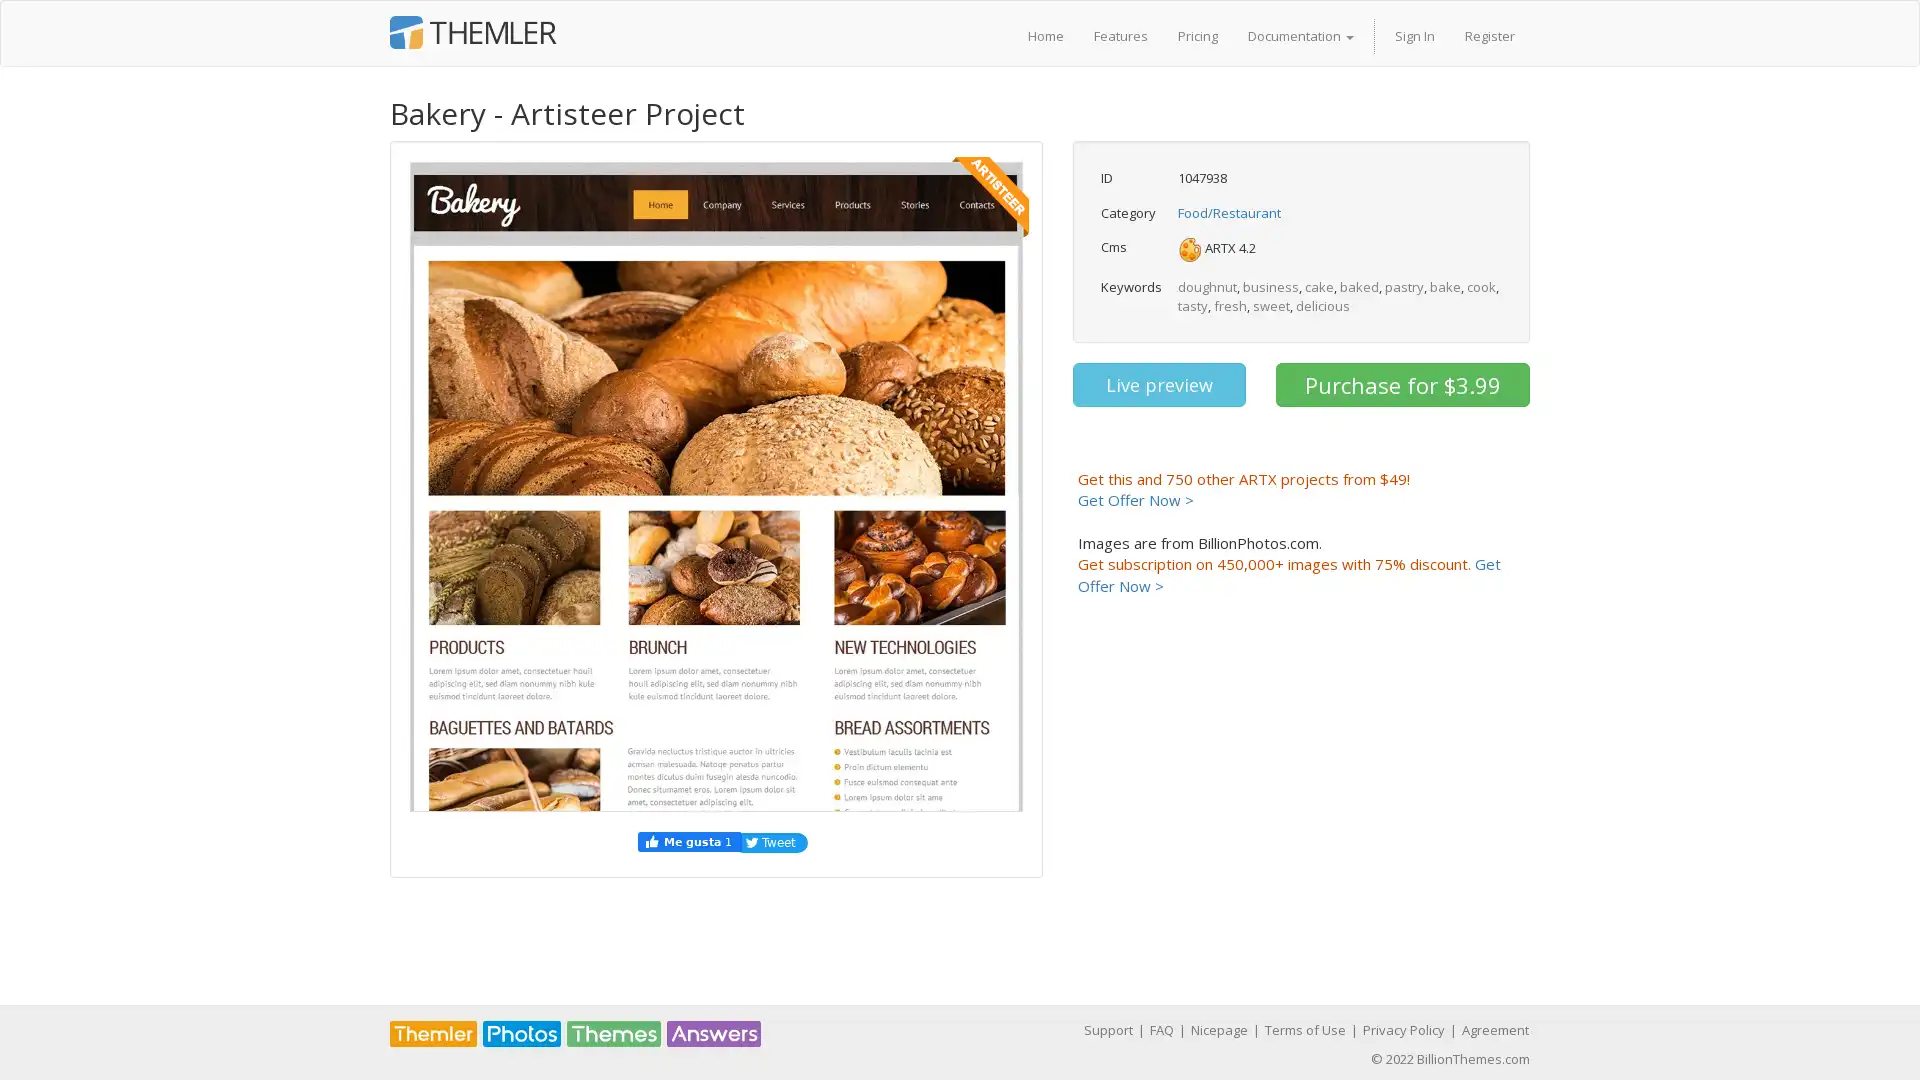  What do you see at coordinates (1158, 385) in the screenshot?
I see `Live preview` at bounding box center [1158, 385].